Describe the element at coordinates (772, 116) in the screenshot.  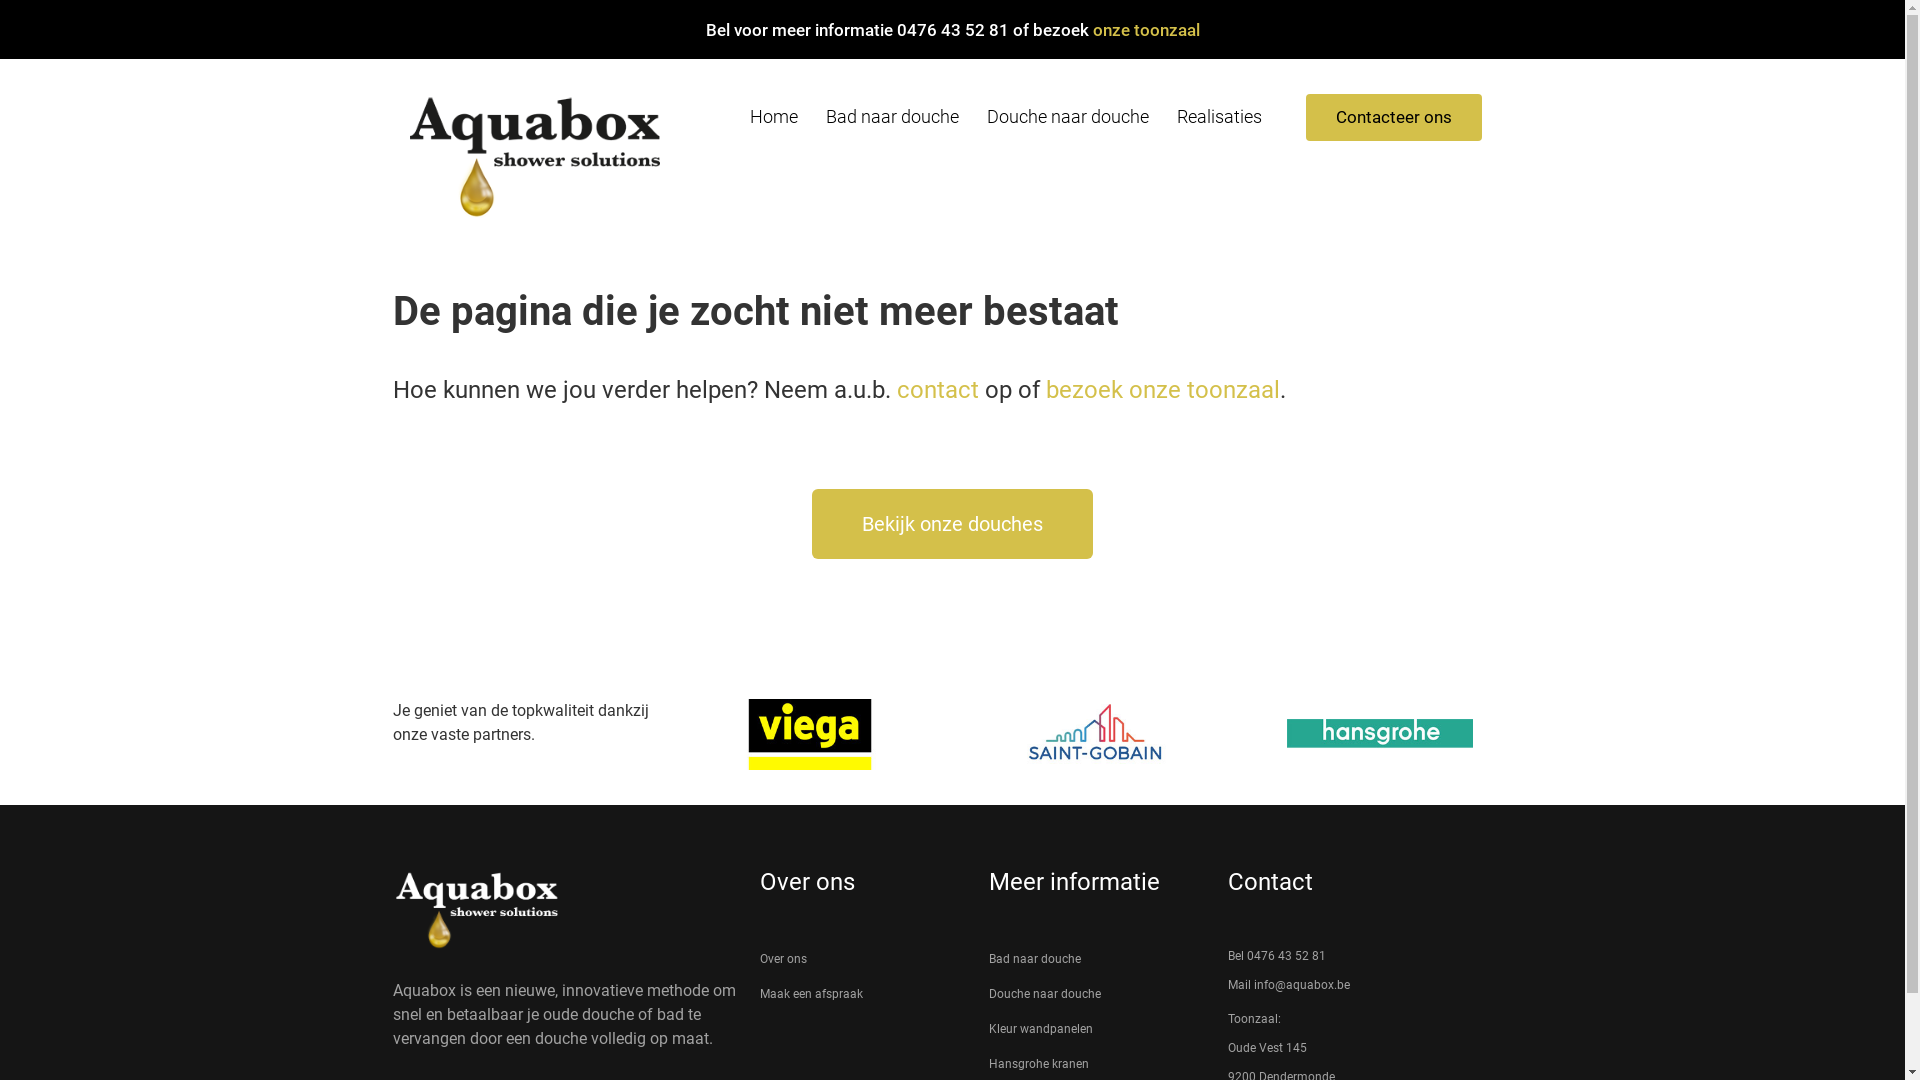
I see `'Home'` at that location.